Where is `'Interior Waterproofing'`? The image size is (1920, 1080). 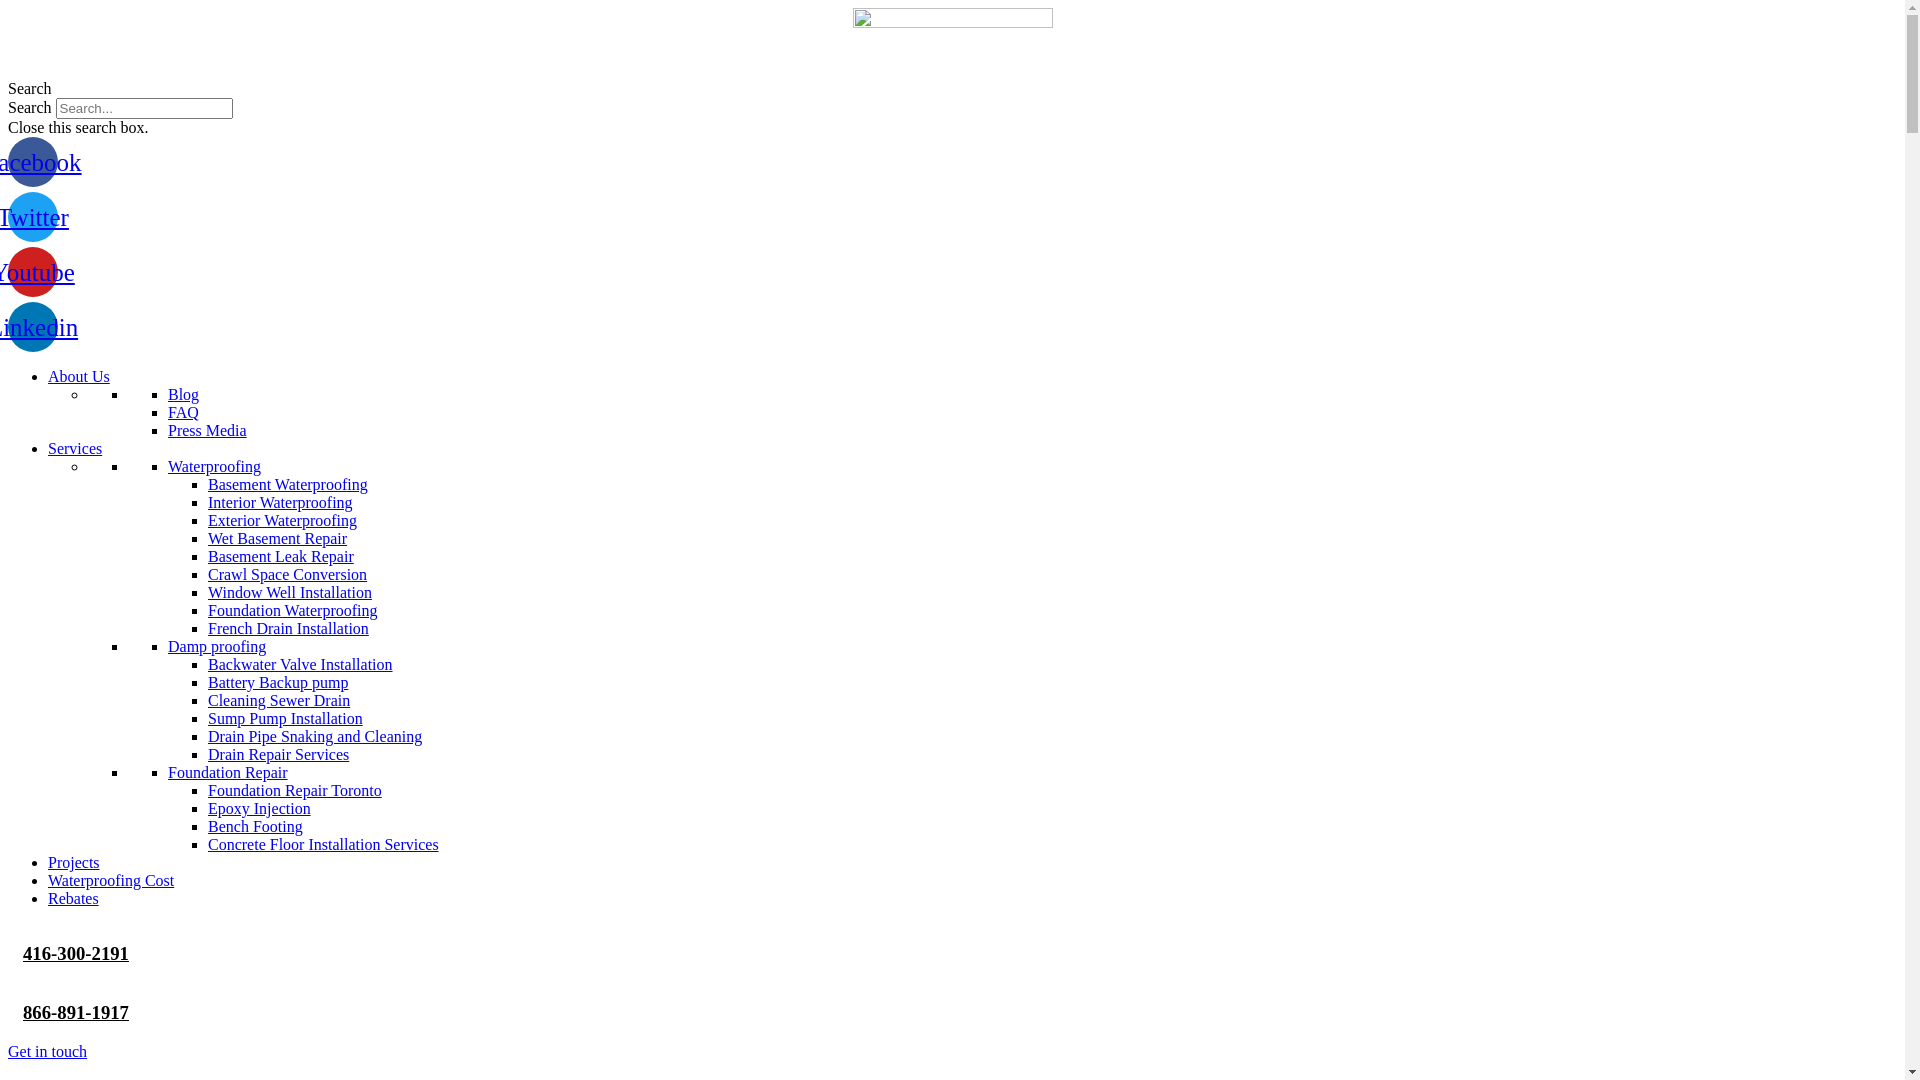 'Interior Waterproofing' is located at coordinates (279, 501).